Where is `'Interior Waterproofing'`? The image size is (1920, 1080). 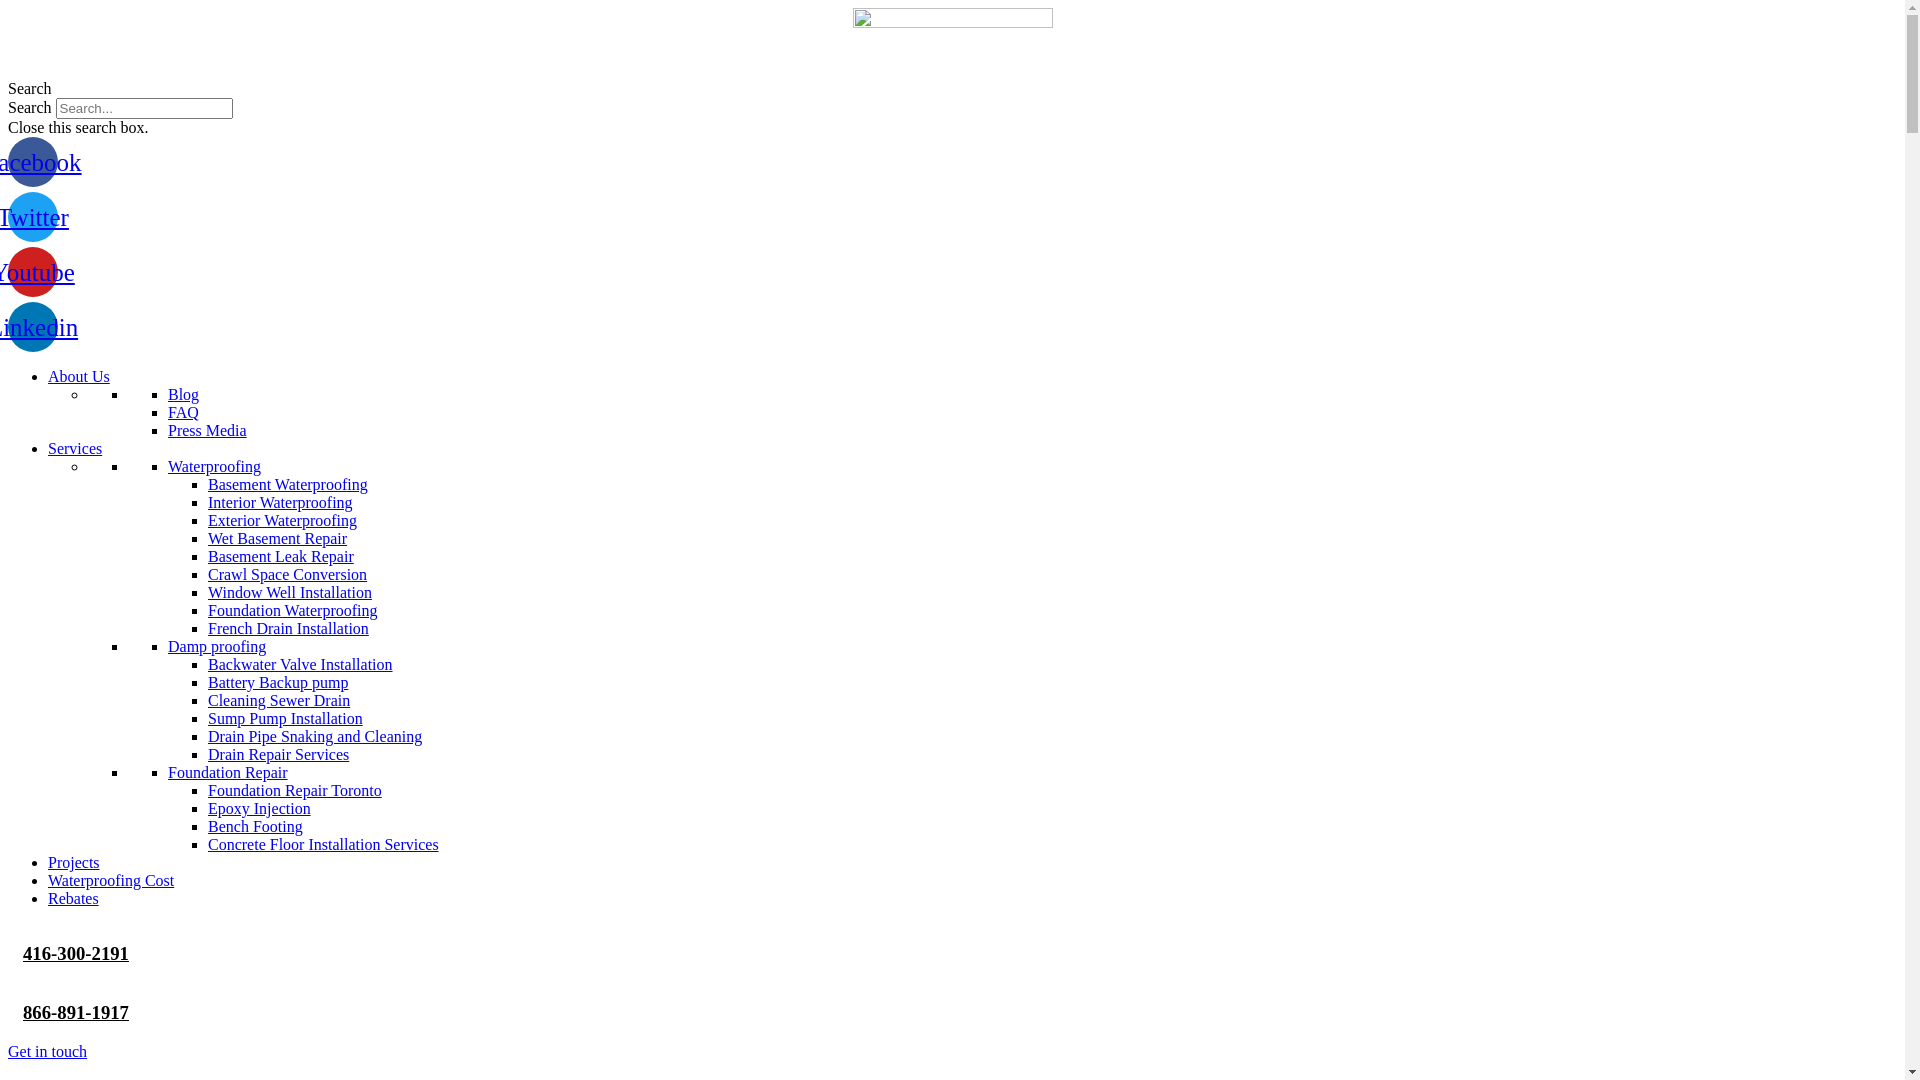 'Interior Waterproofing' is located at coordinates (279, 501).